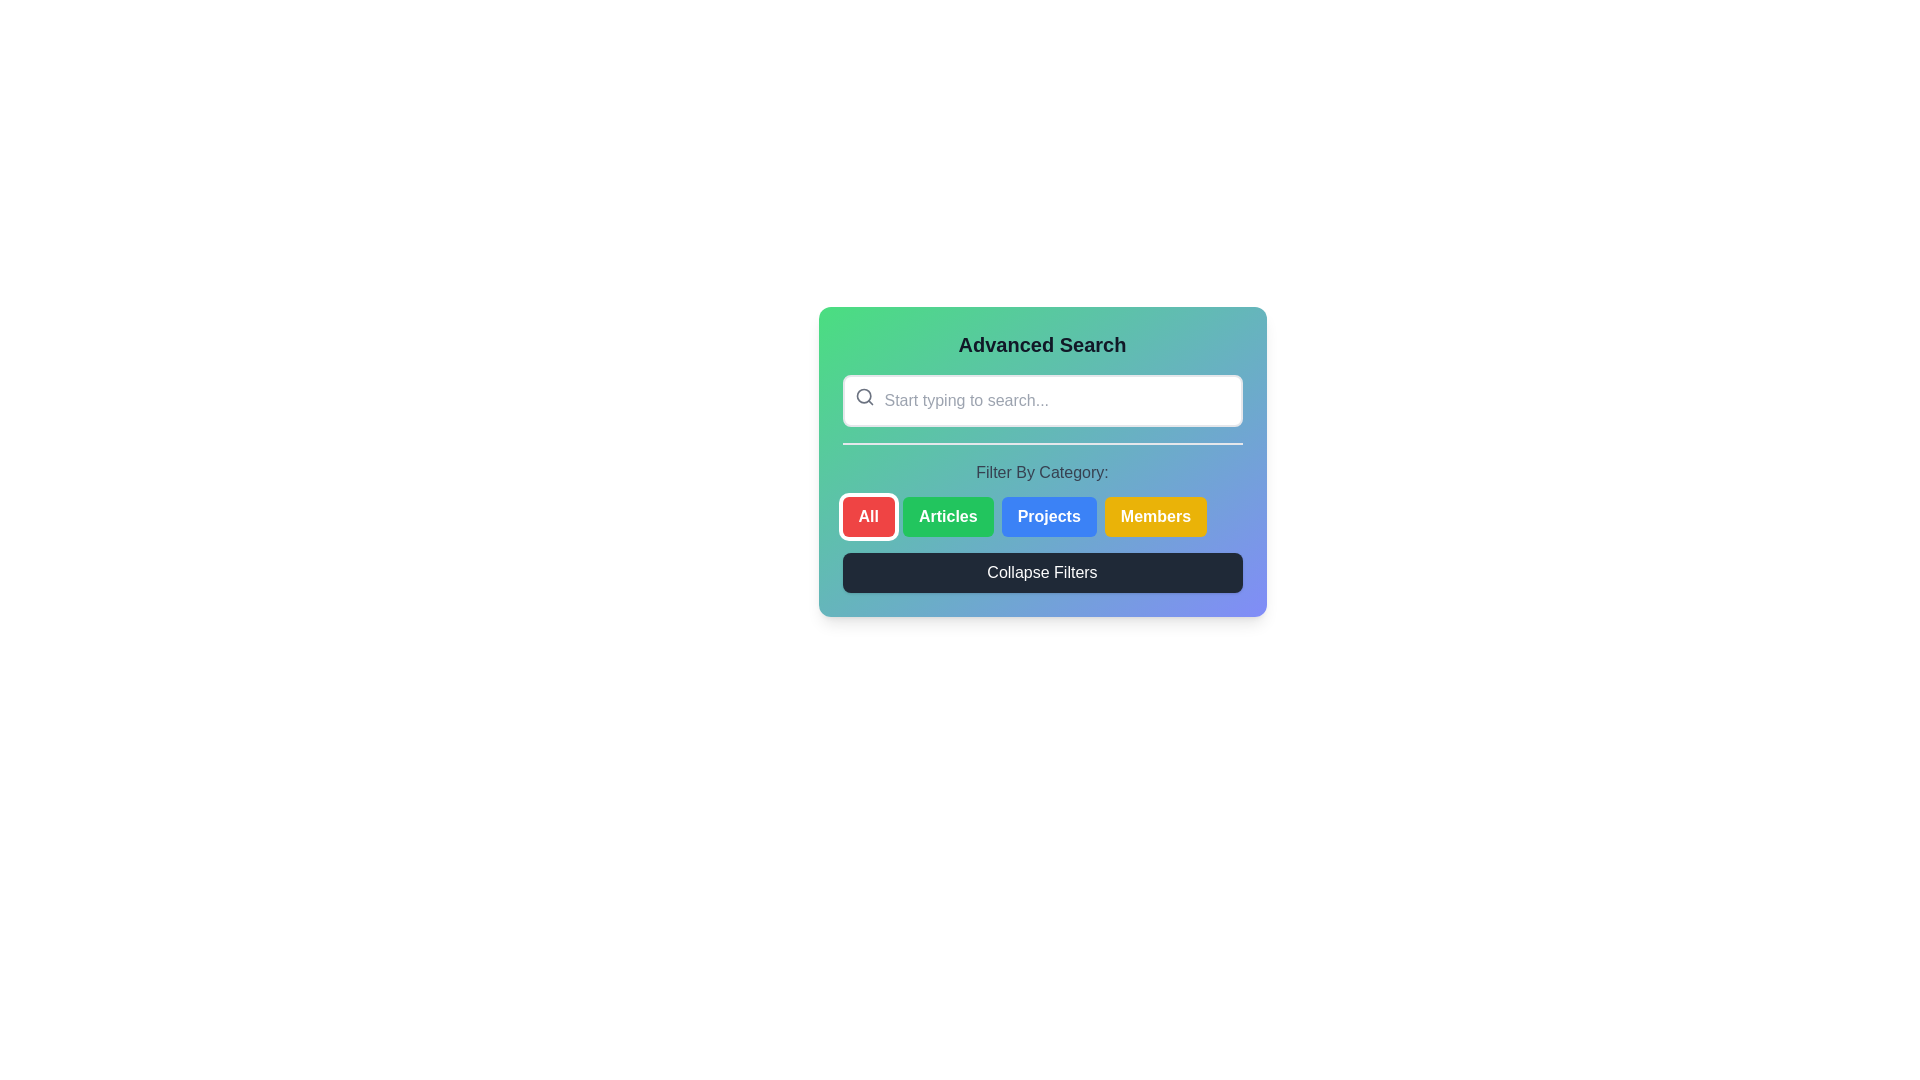 The image size is (1920, 1080). Describe the element at coordinates (863, 396) in the screenshot. I see `the circular part of the magnifying glass icon located to the left of the input field labeled 'Start typing to search...' in the 'Advanced Search' section` at that location.